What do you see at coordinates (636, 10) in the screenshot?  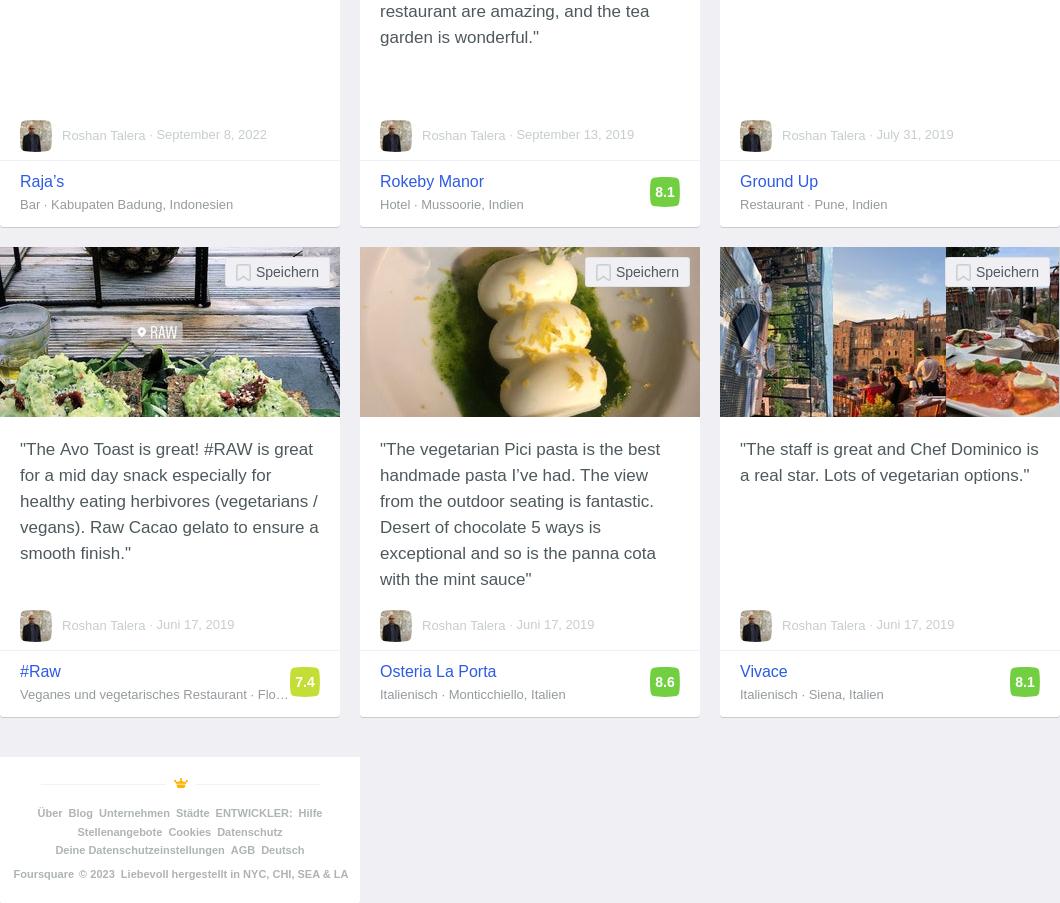 I see `'tea'` at bounding box center [636, 10].